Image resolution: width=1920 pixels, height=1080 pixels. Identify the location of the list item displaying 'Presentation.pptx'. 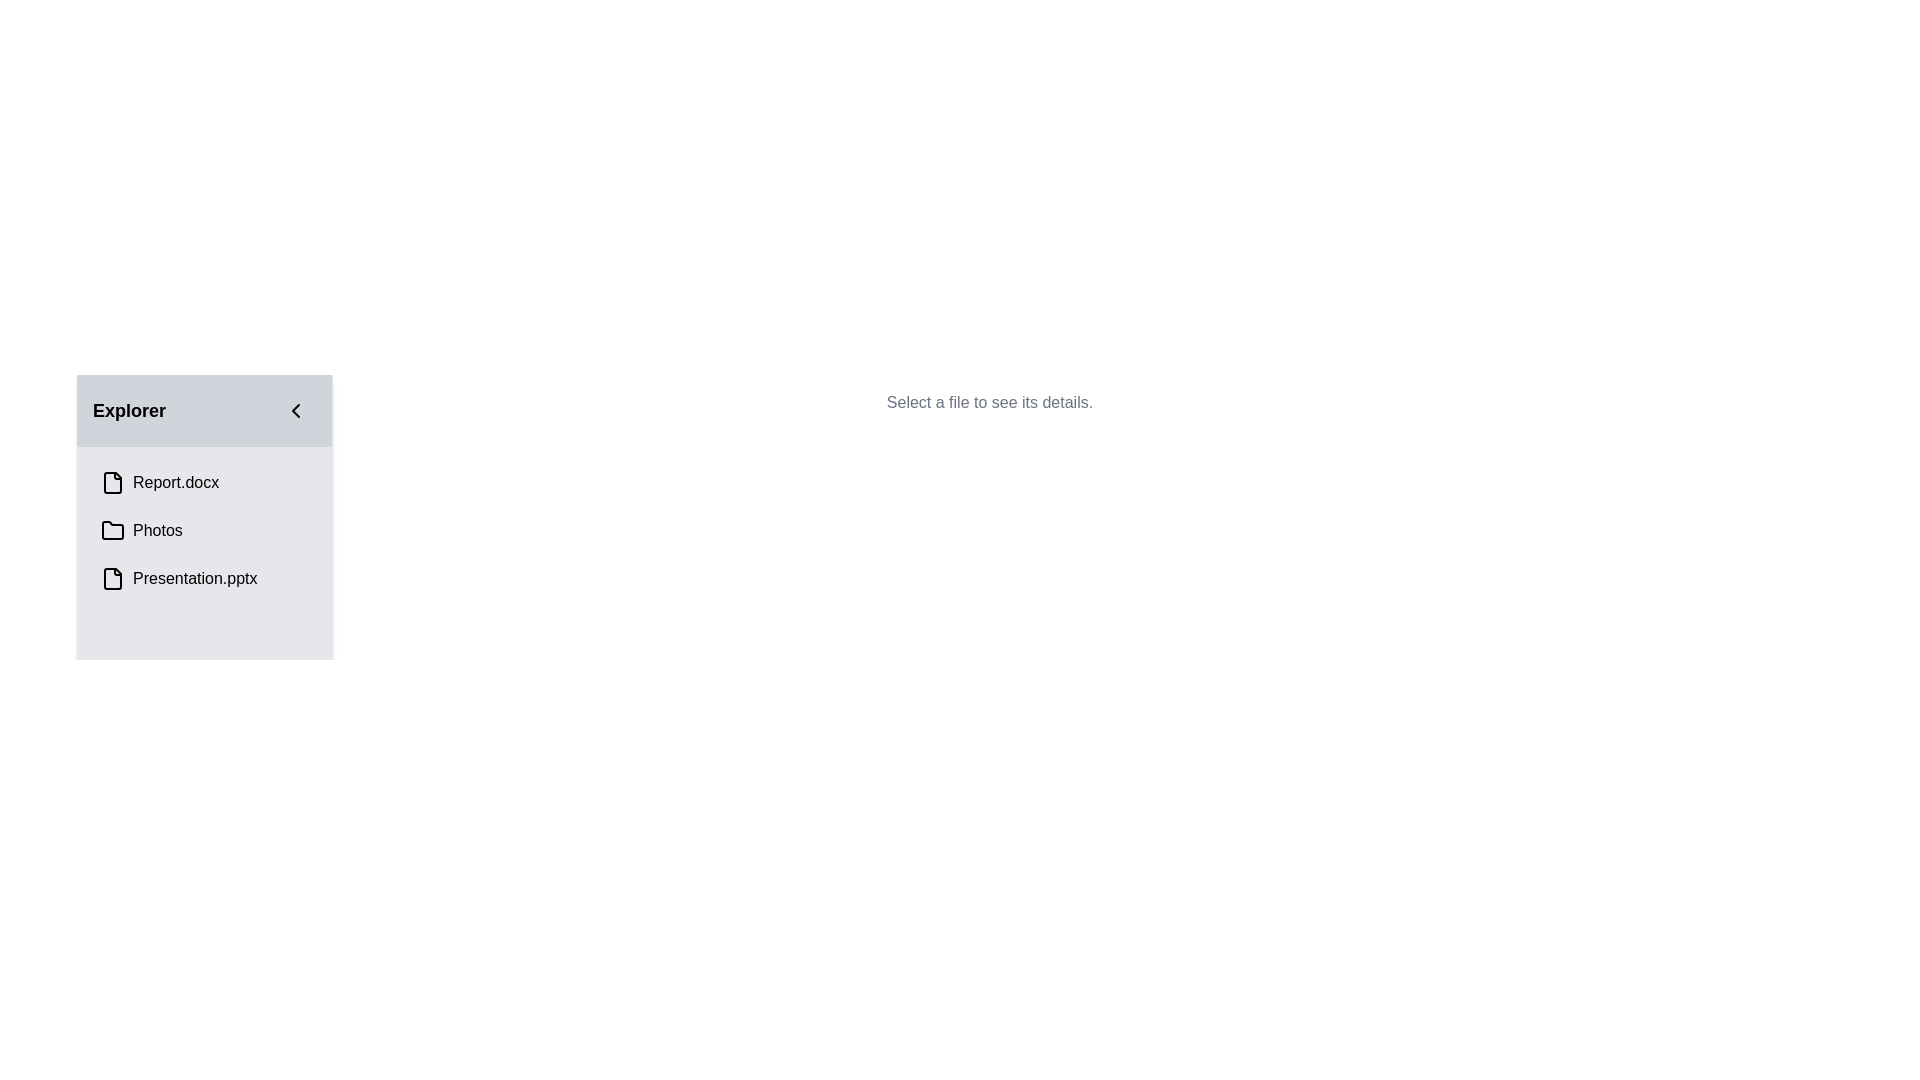
(204, 578).